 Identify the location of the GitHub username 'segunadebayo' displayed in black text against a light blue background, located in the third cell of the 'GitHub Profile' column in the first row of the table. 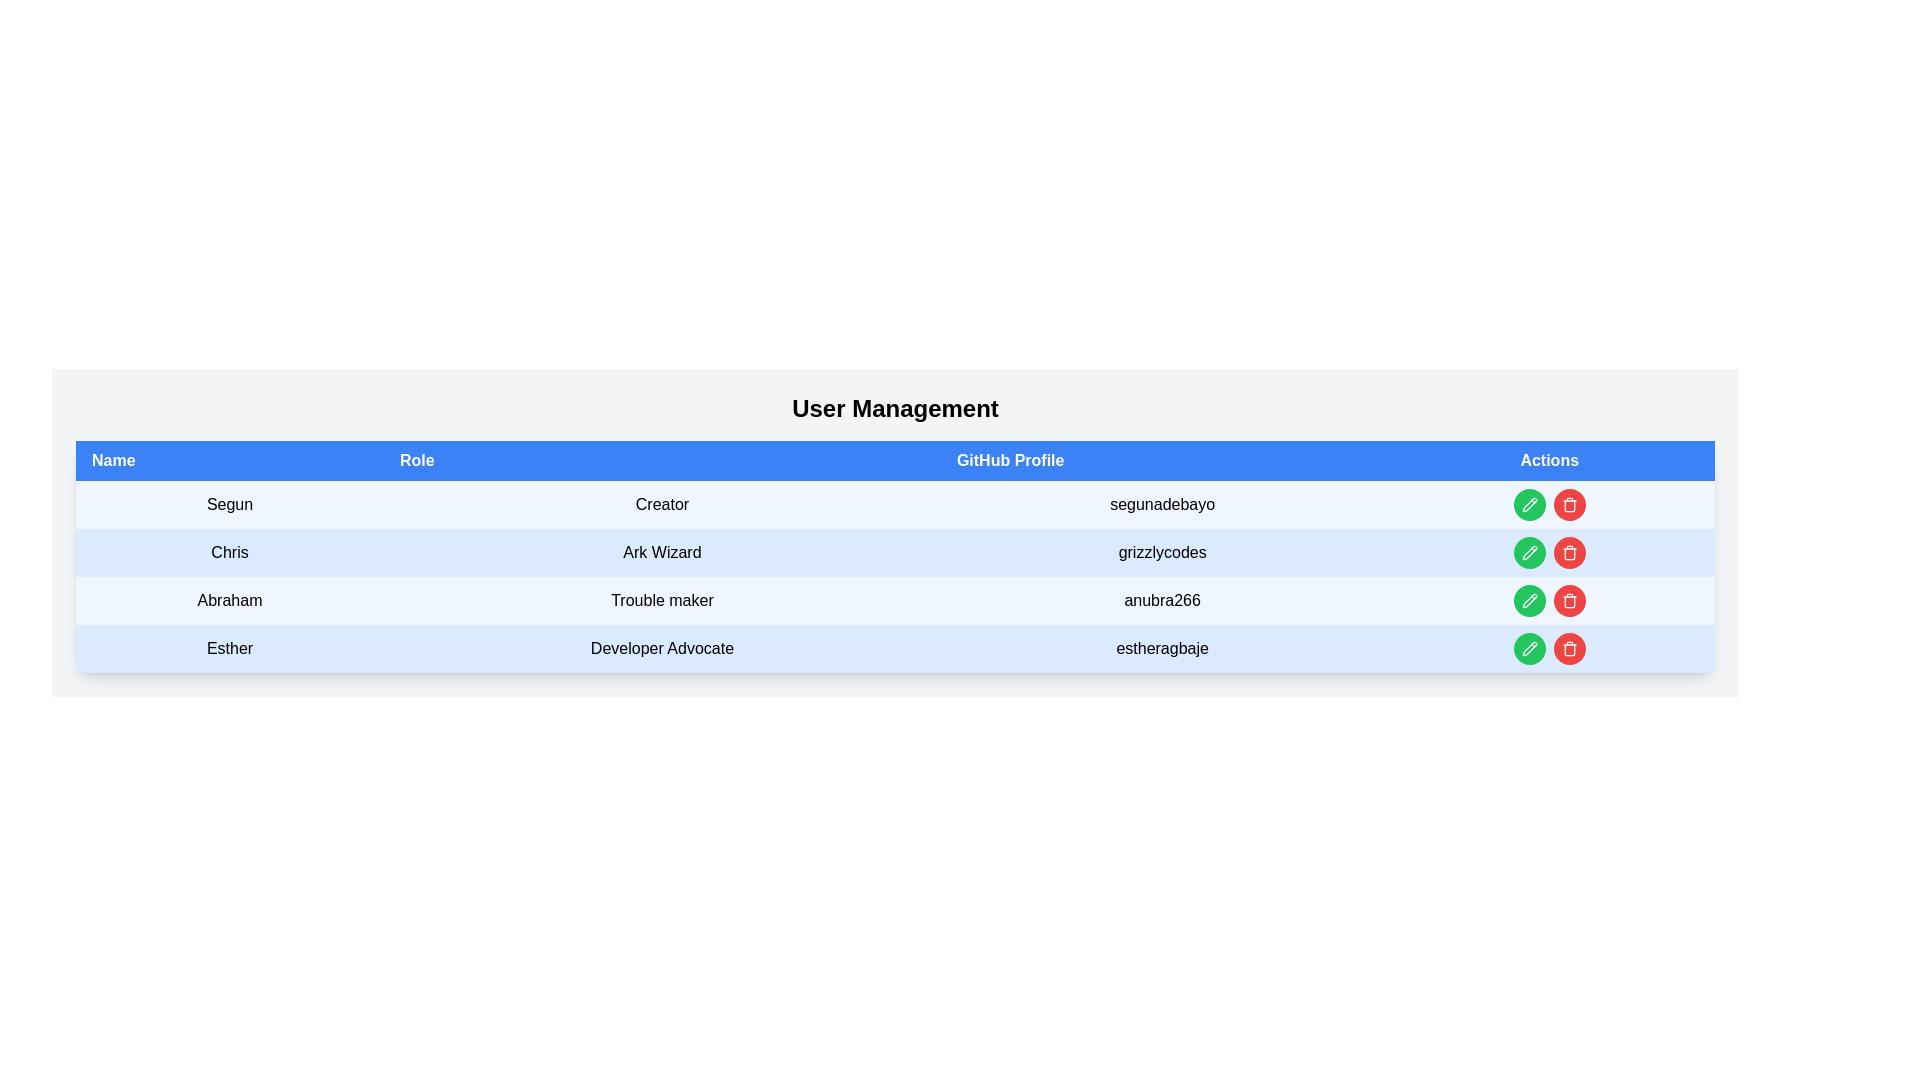
(1162, 504).